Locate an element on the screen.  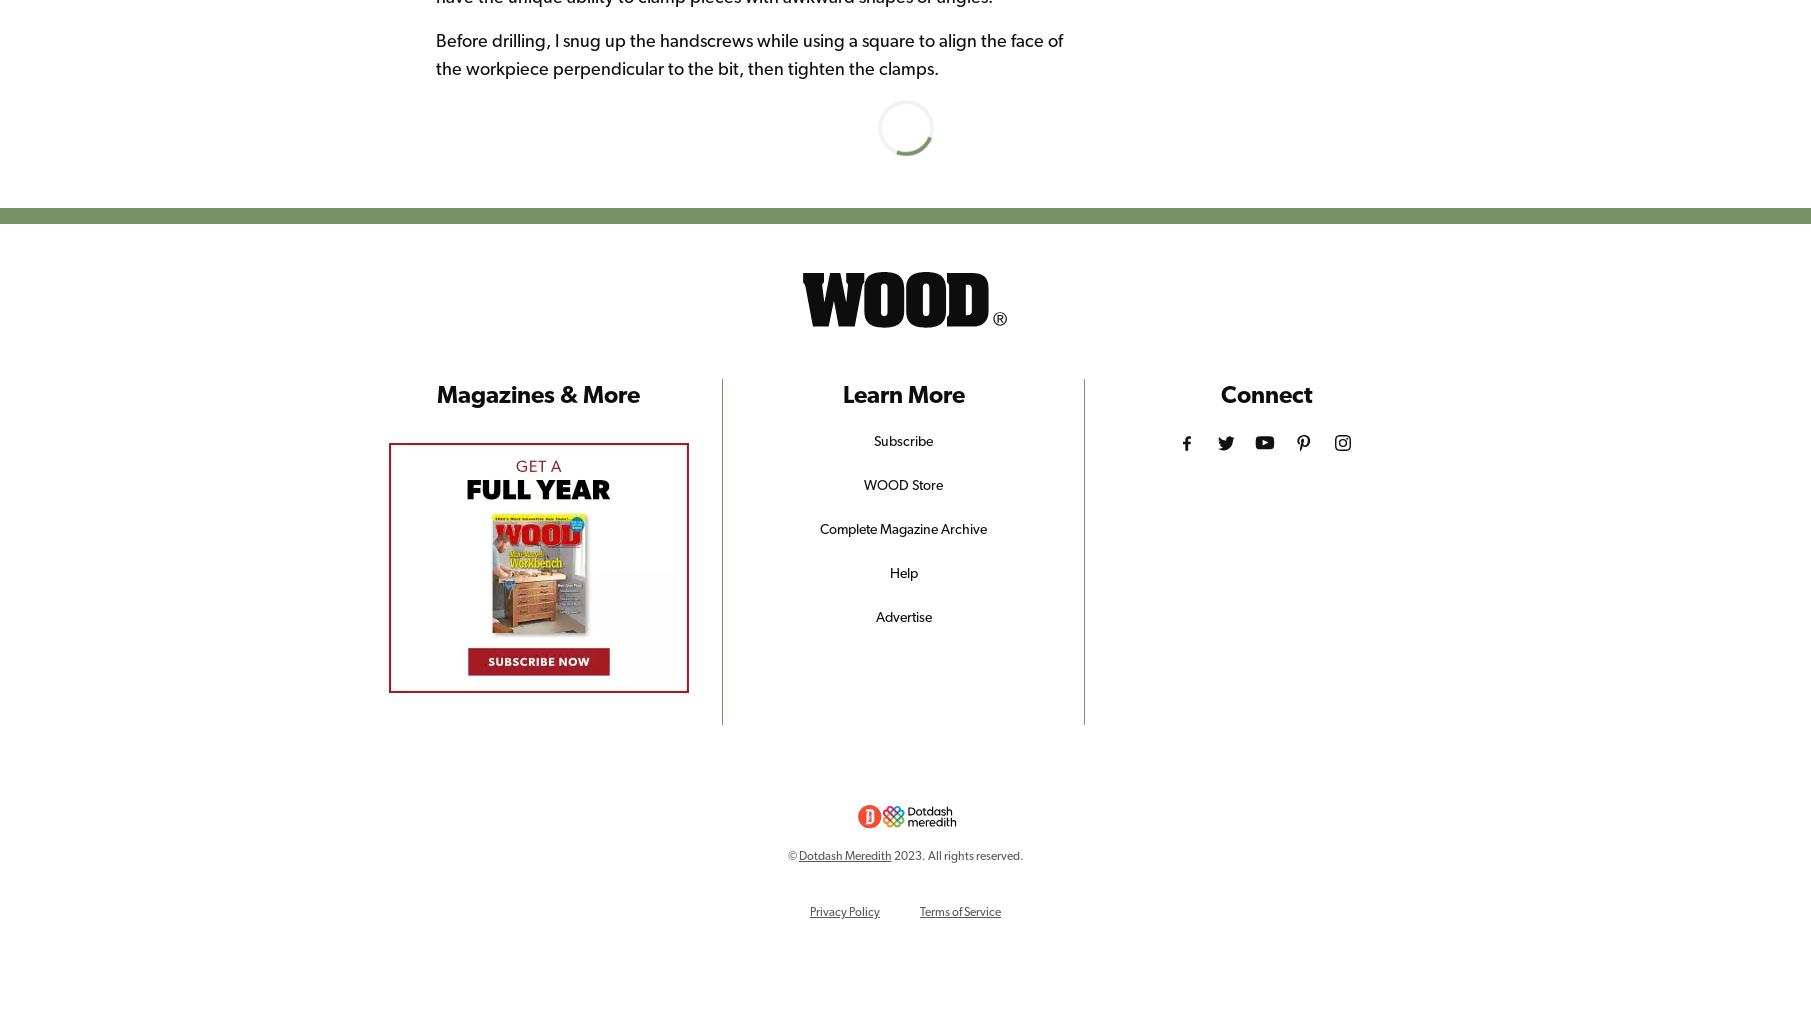
'2023. All rights reserved.' is located at coordinates (955, 855).